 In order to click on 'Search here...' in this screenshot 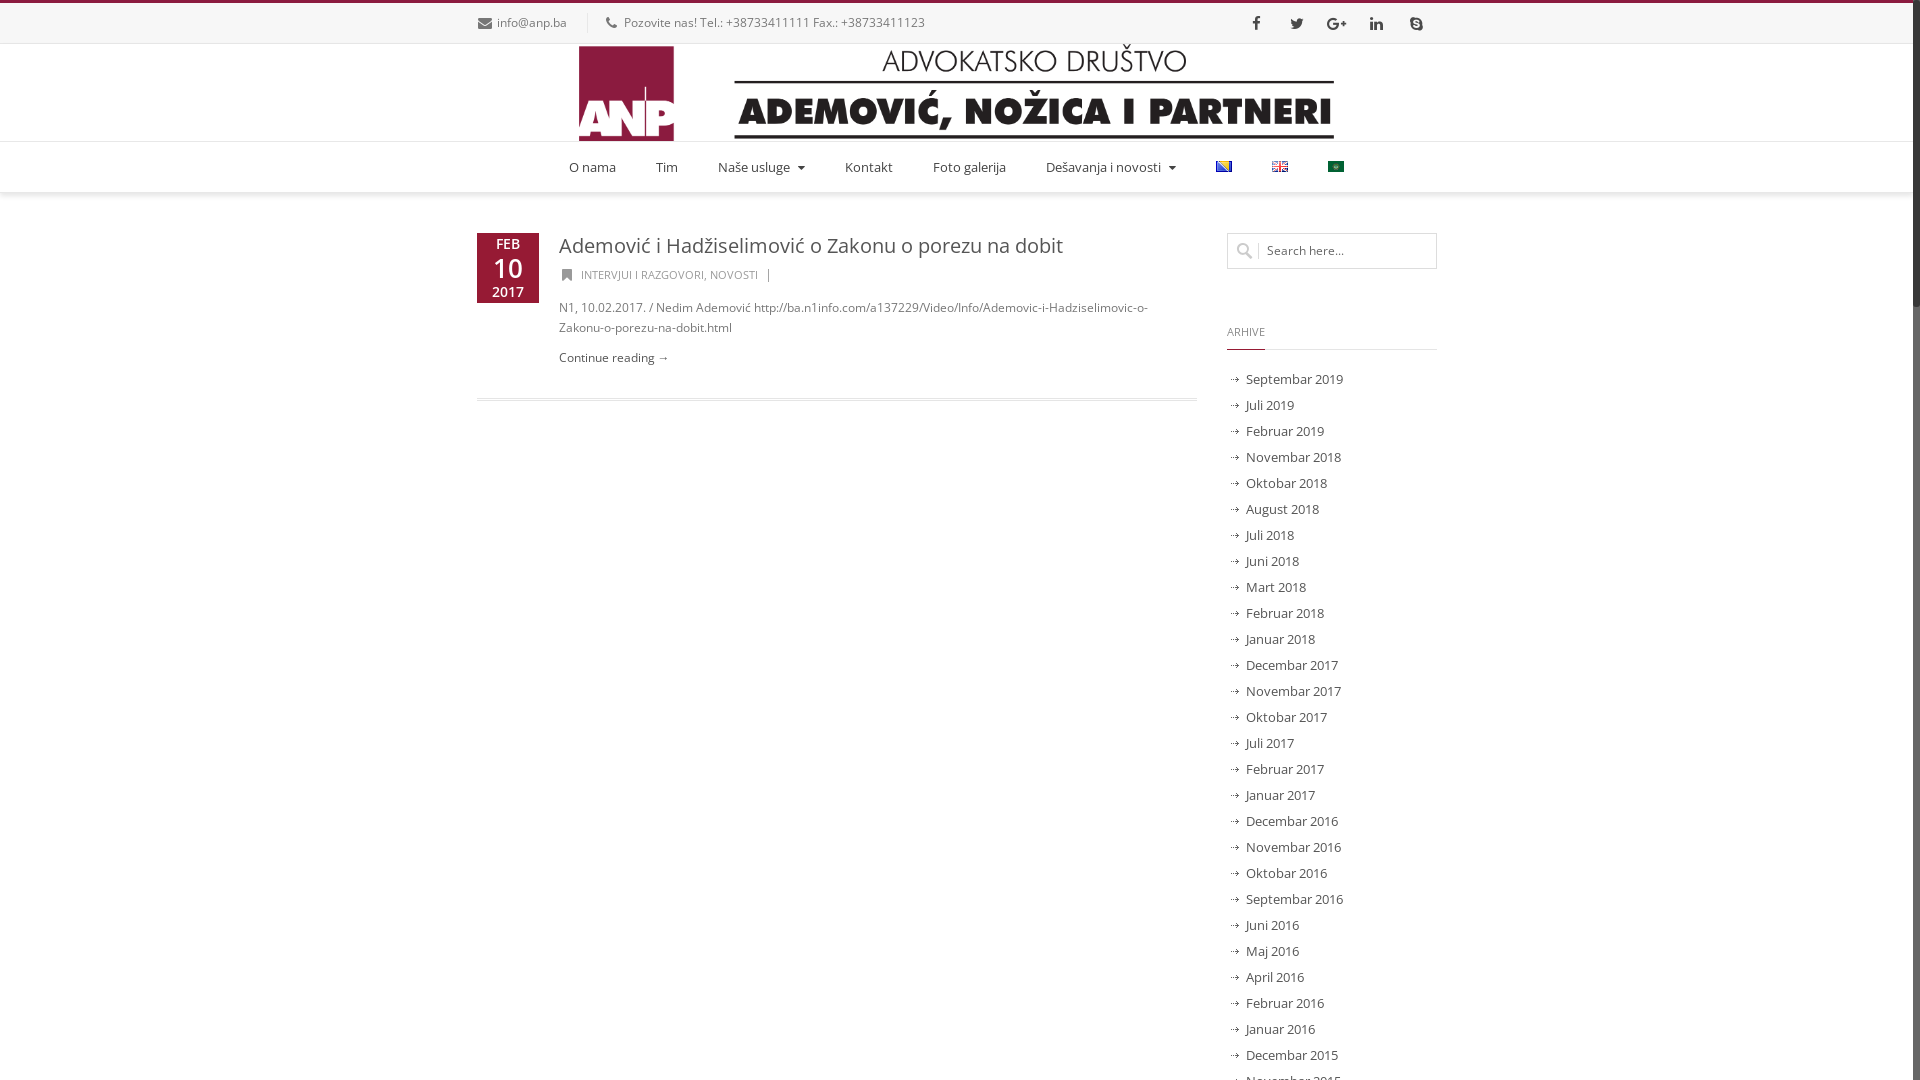, I will do `click(1330, 249)`.